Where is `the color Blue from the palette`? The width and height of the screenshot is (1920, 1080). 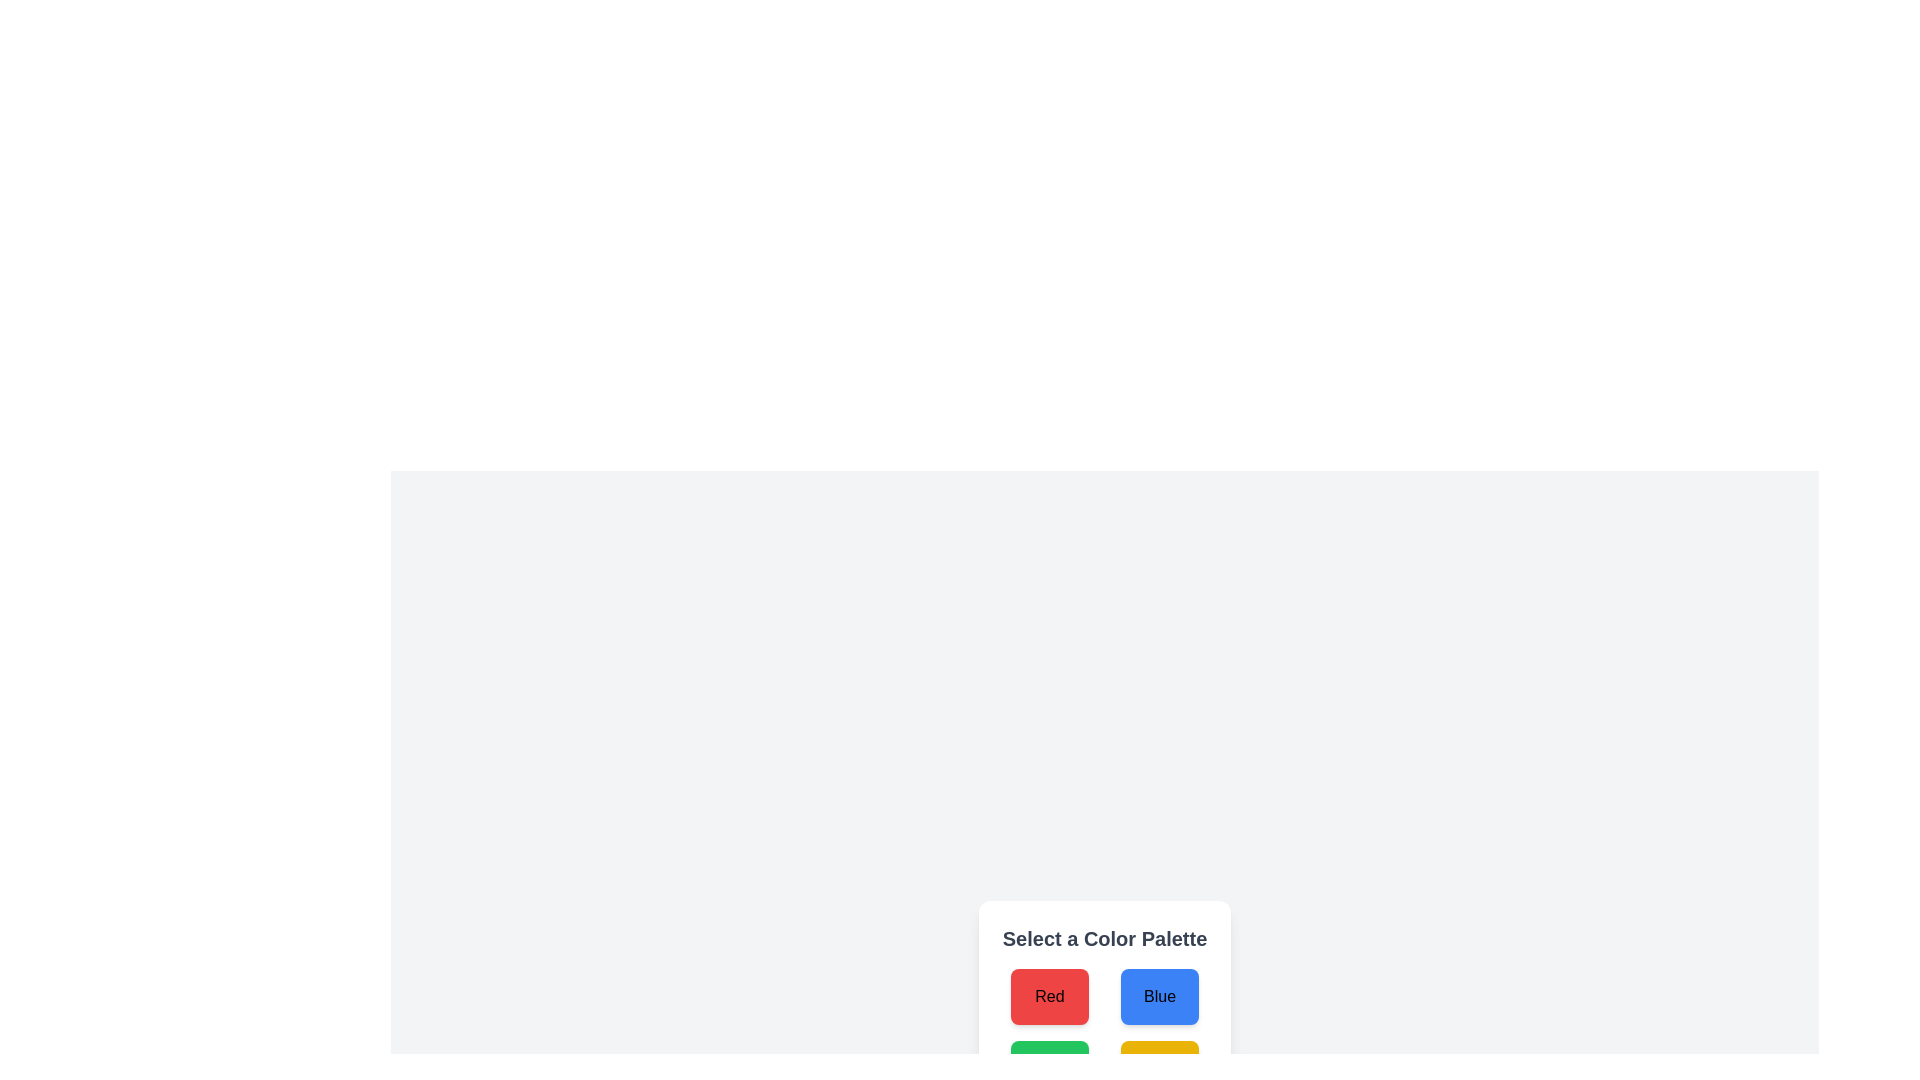 the color Blue from the palette is located at coordinates (1160, 996).